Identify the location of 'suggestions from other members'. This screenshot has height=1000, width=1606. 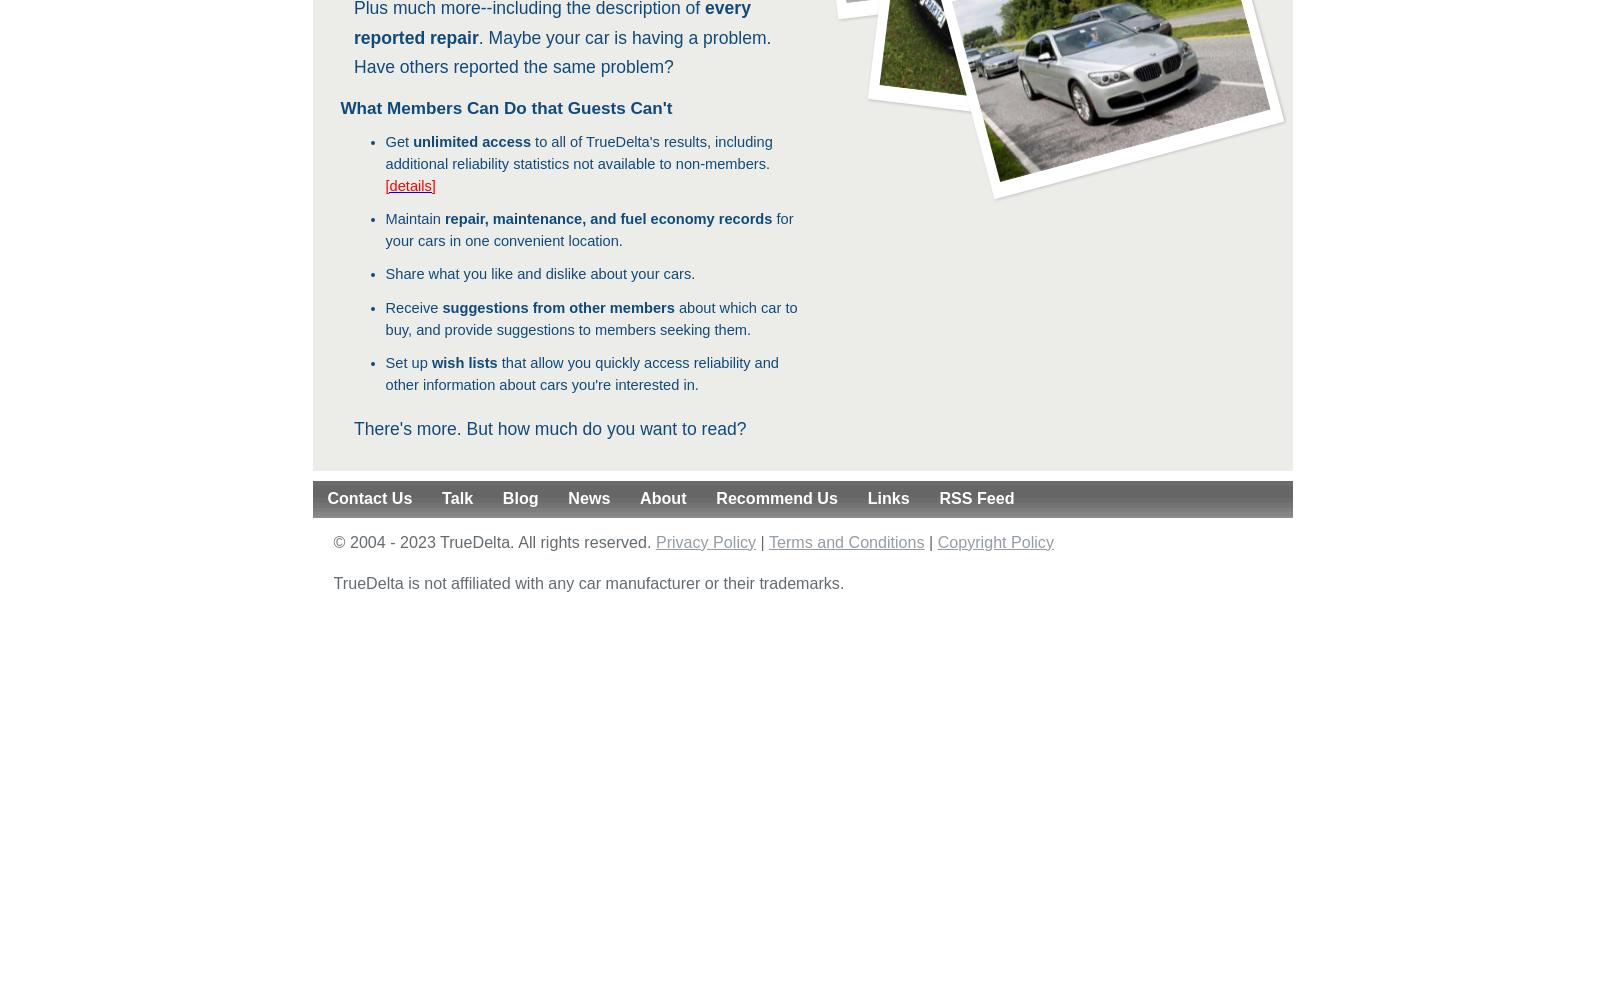
(556, 307).